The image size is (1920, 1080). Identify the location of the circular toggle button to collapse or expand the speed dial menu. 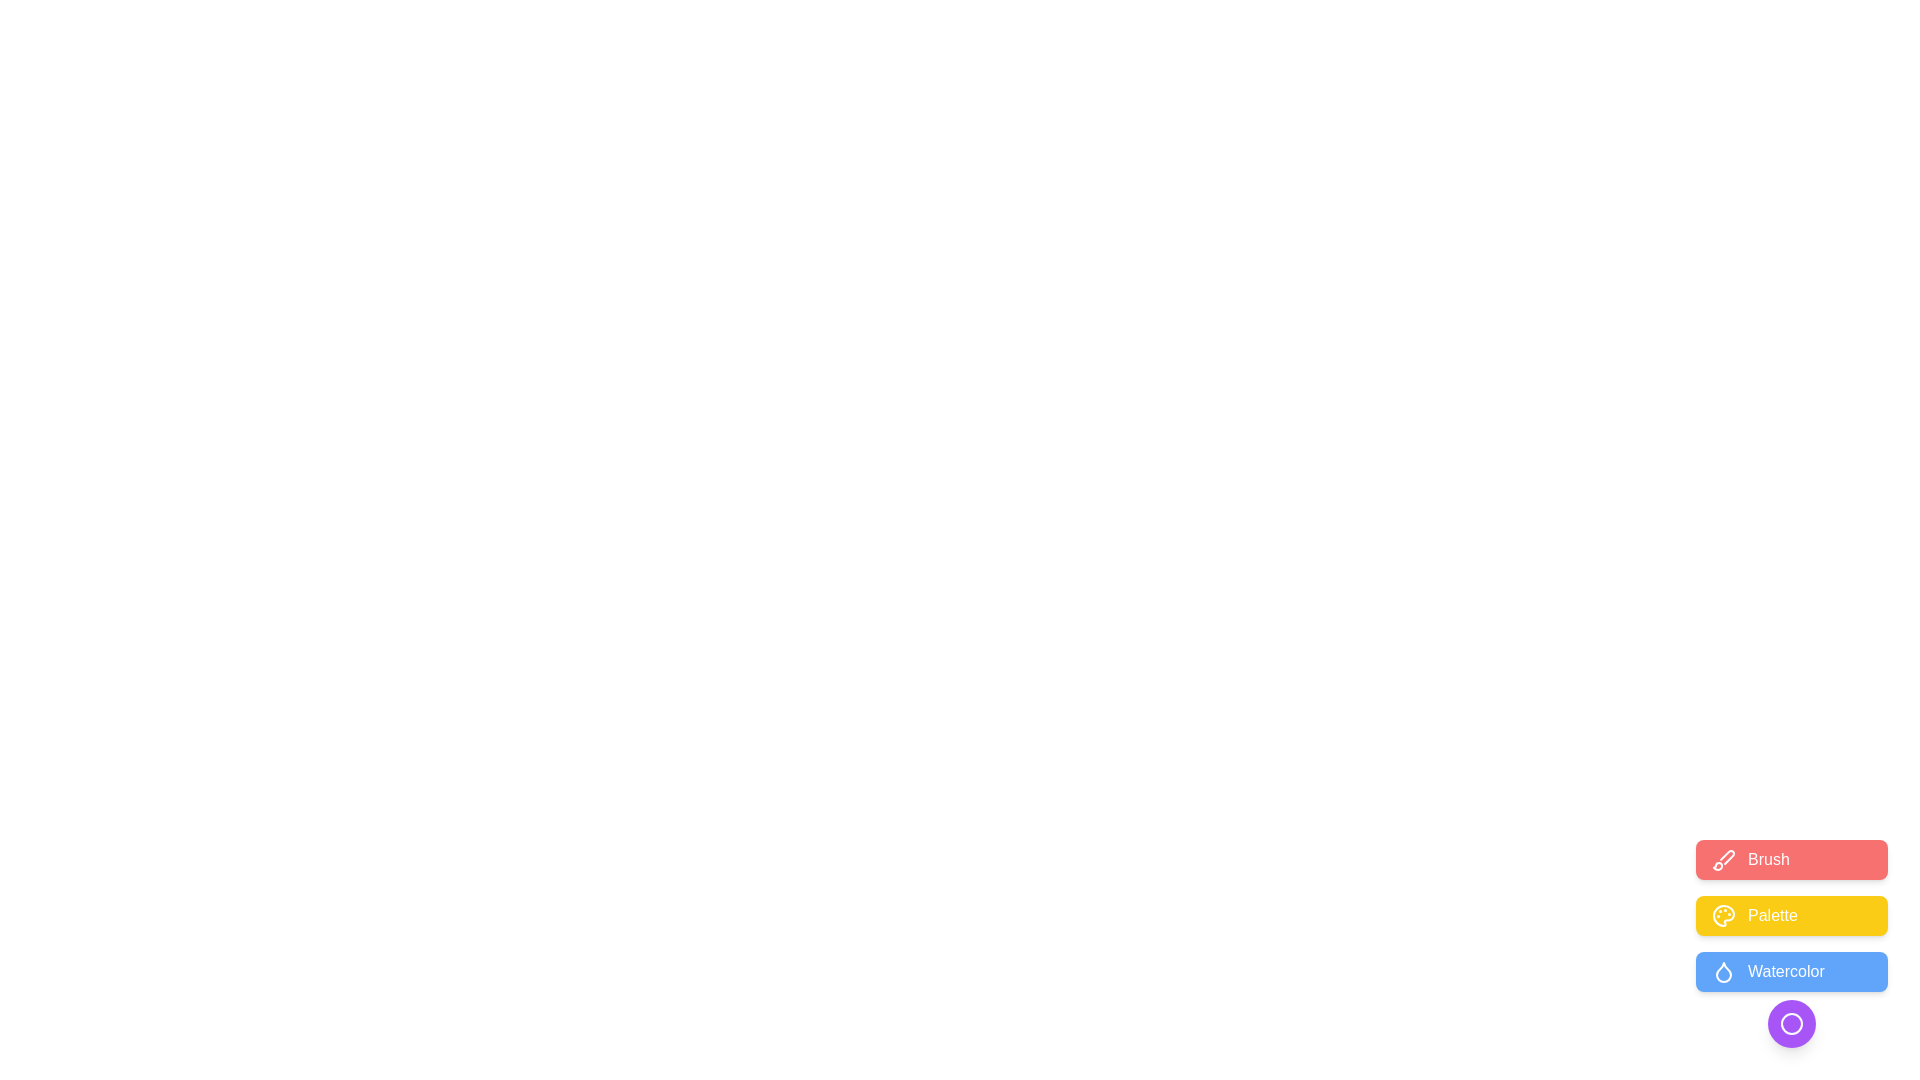
(1791, 1023).